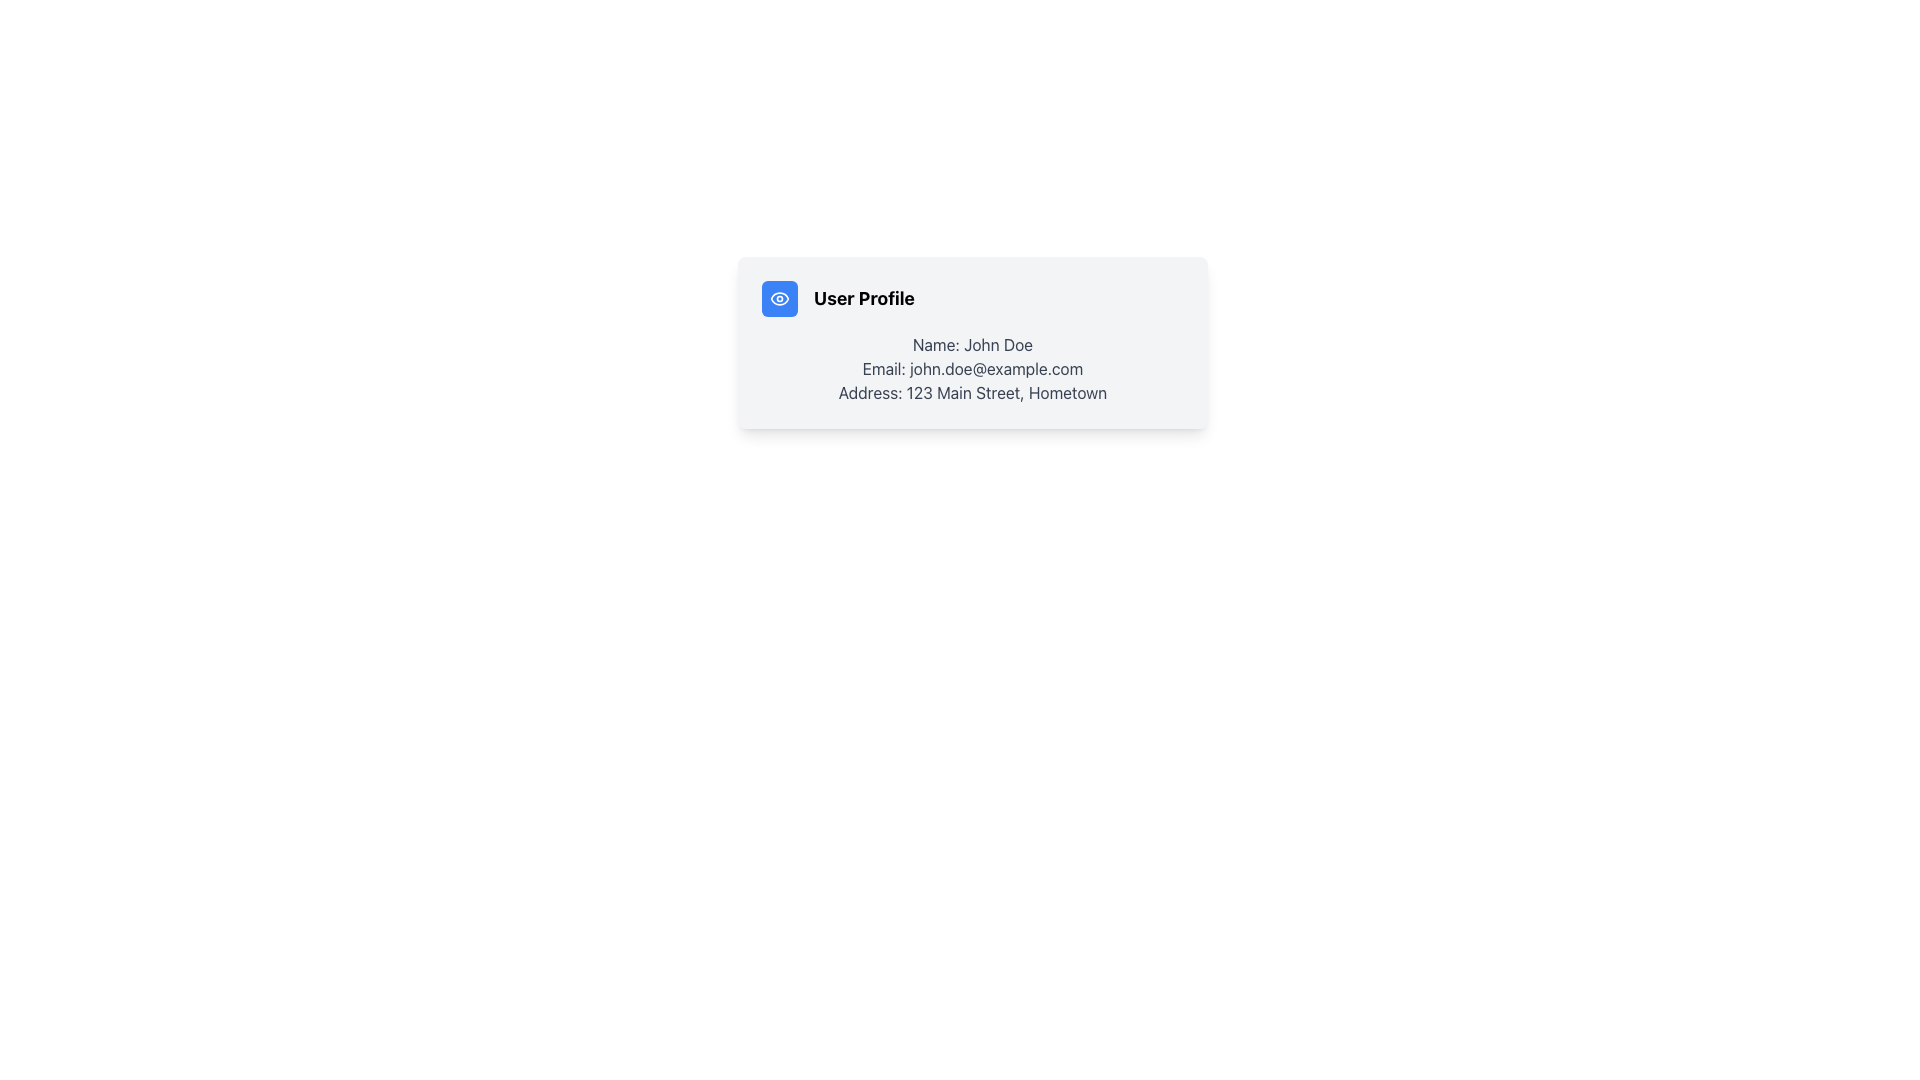 The image size is (1920, 1080). What do you see at coordinates (778, 299) in the screenshot?
I see `the button with an eye icon located to the left of the 'User Profile' text` at bounding box center [778, 299].